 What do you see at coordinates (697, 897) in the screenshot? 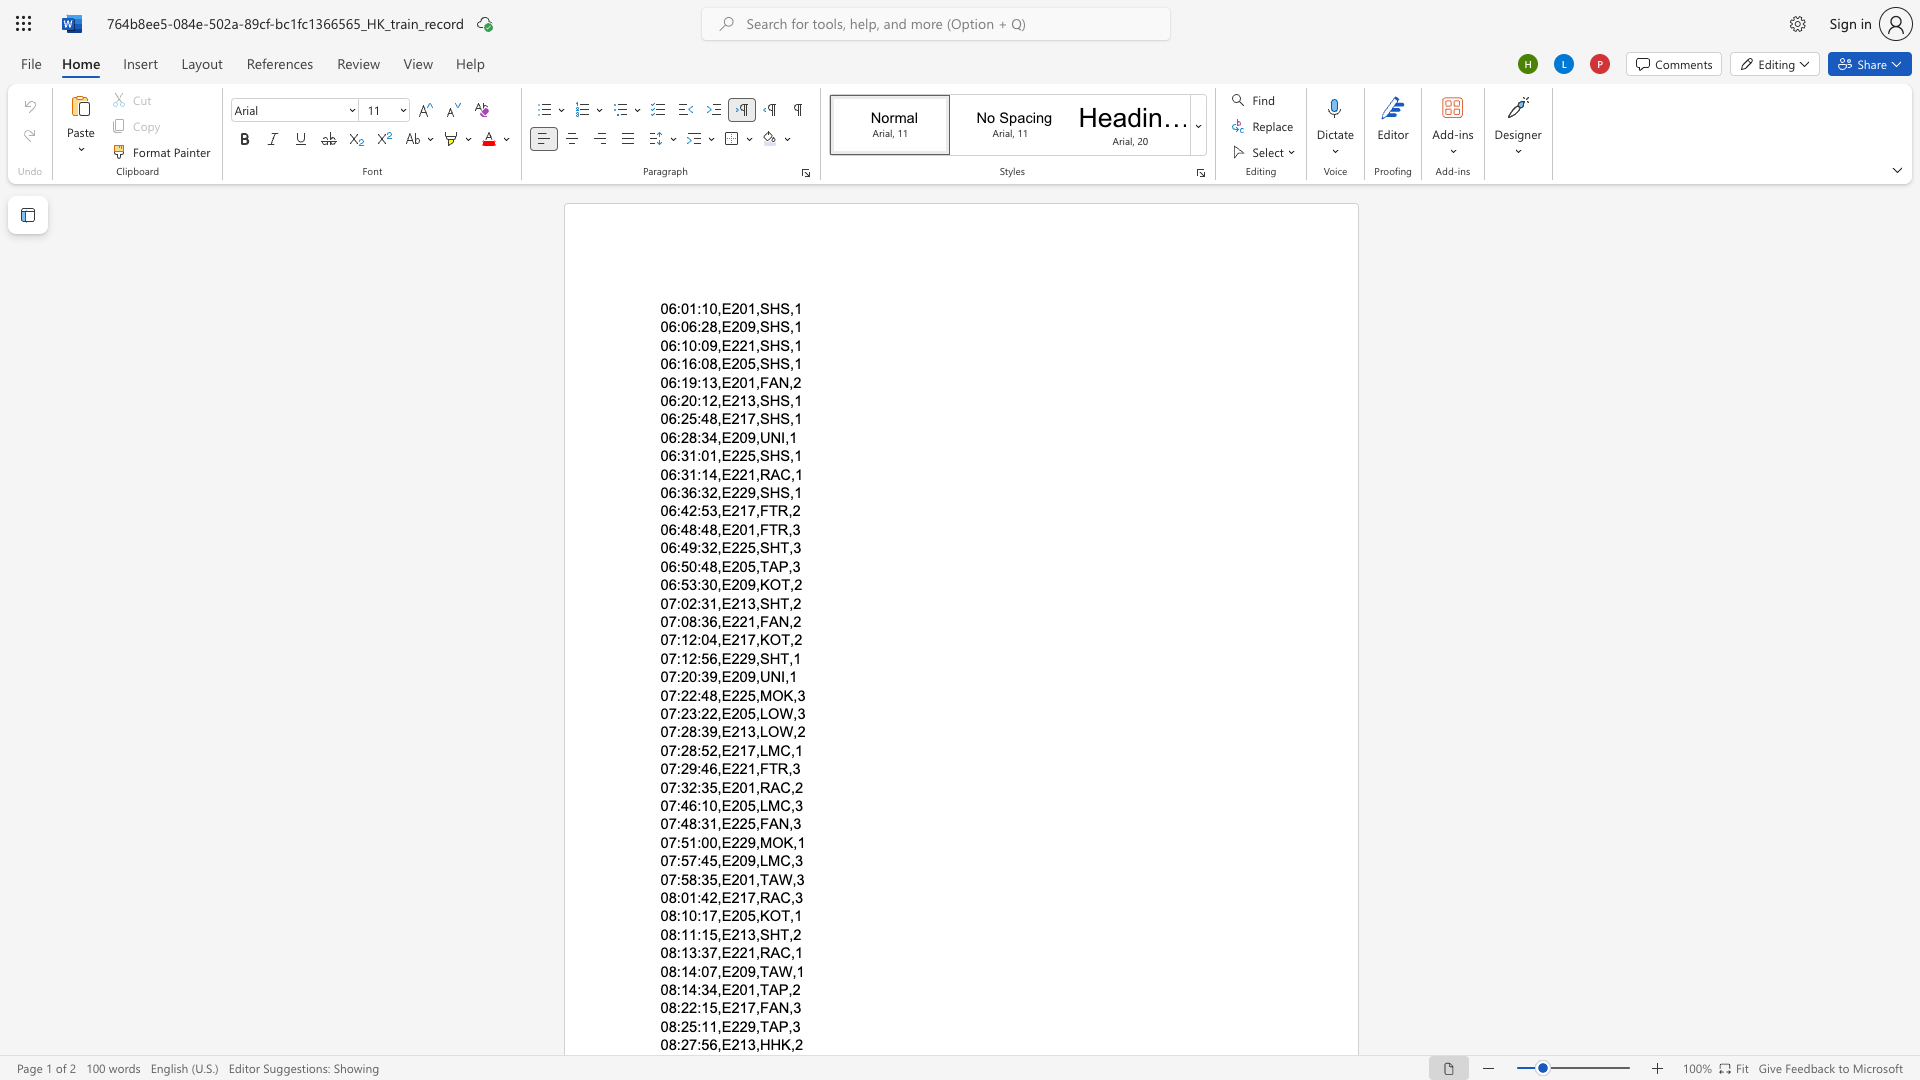
I see `the subset text ":42,E217" within the text "08:01:42,E217,RAC,3"` at bounding box center [697, 897].